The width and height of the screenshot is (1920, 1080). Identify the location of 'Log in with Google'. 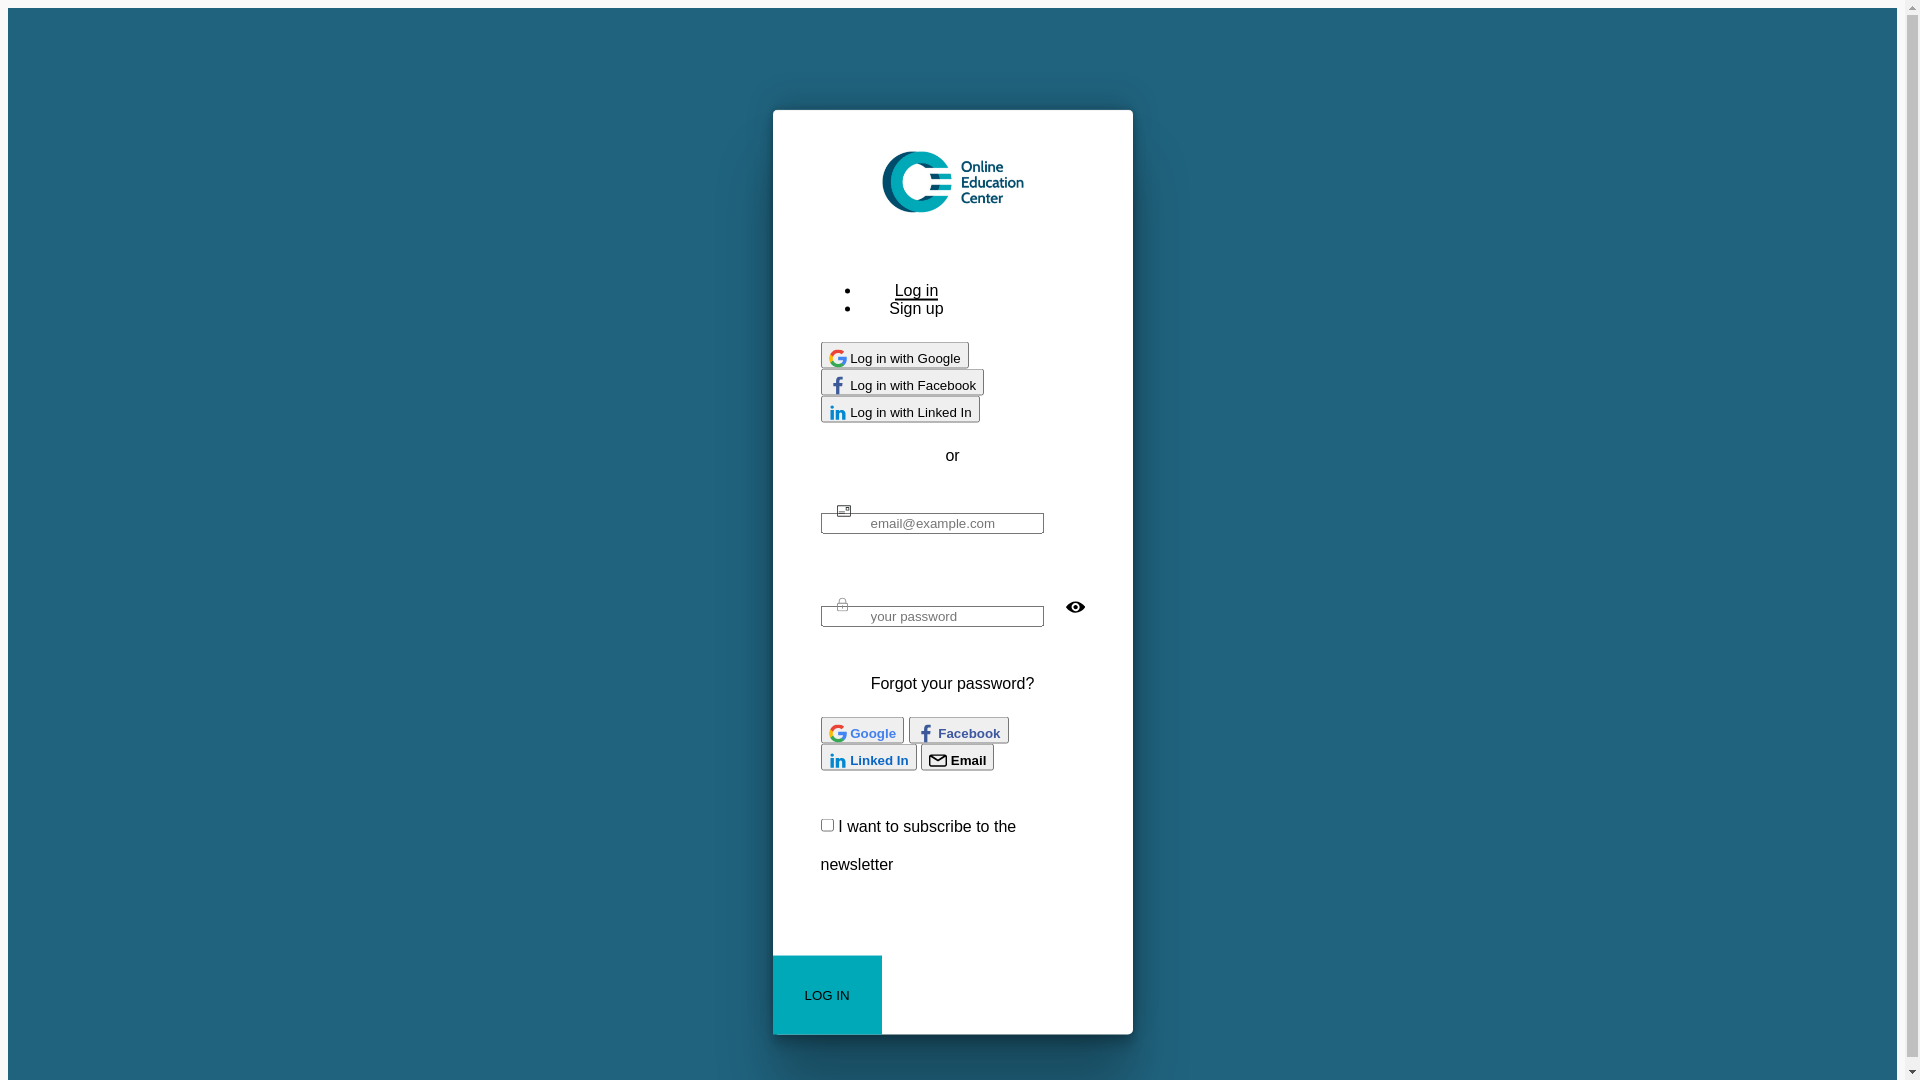
(892, 353).